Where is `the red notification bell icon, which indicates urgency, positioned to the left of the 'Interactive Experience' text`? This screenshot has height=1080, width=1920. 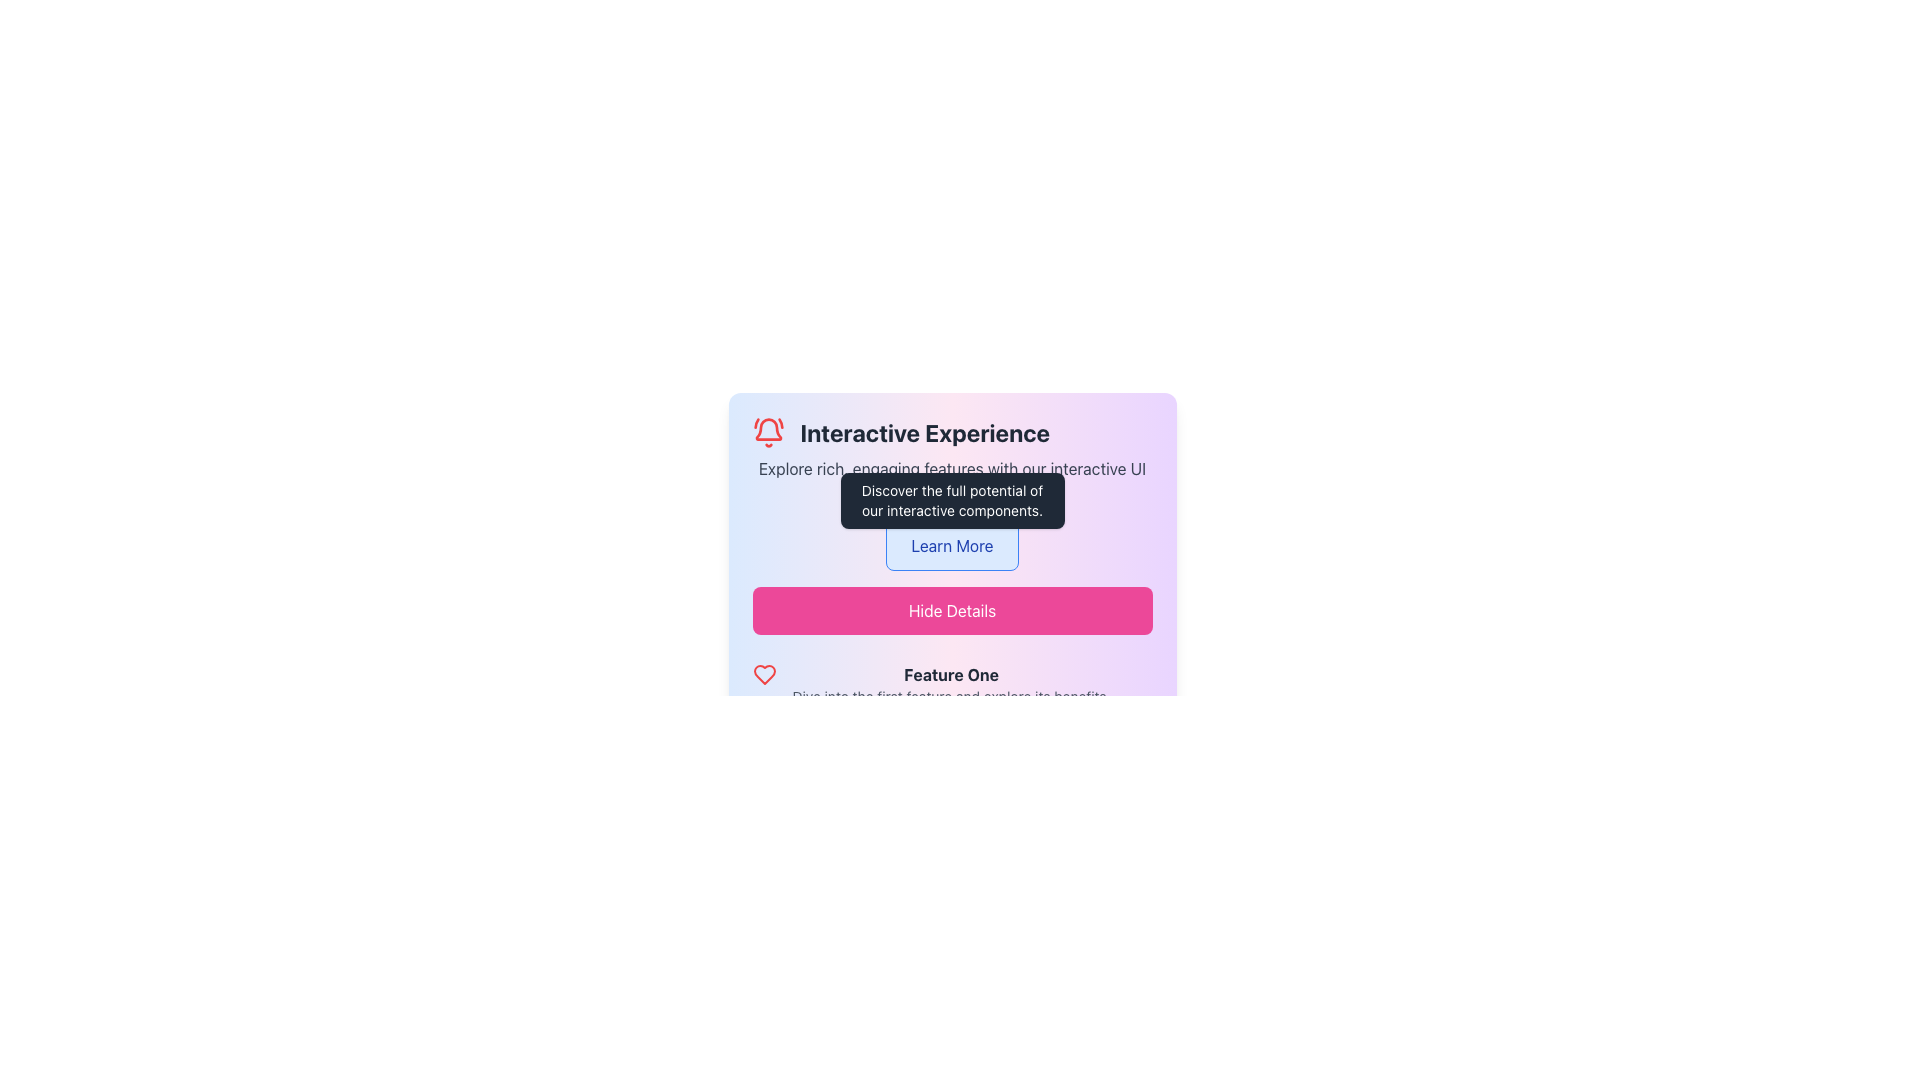
the red notification bell icon, which indicates urgency, positioned to the left of the 'Interactive Experience' text is located at coordinates (767, 431).